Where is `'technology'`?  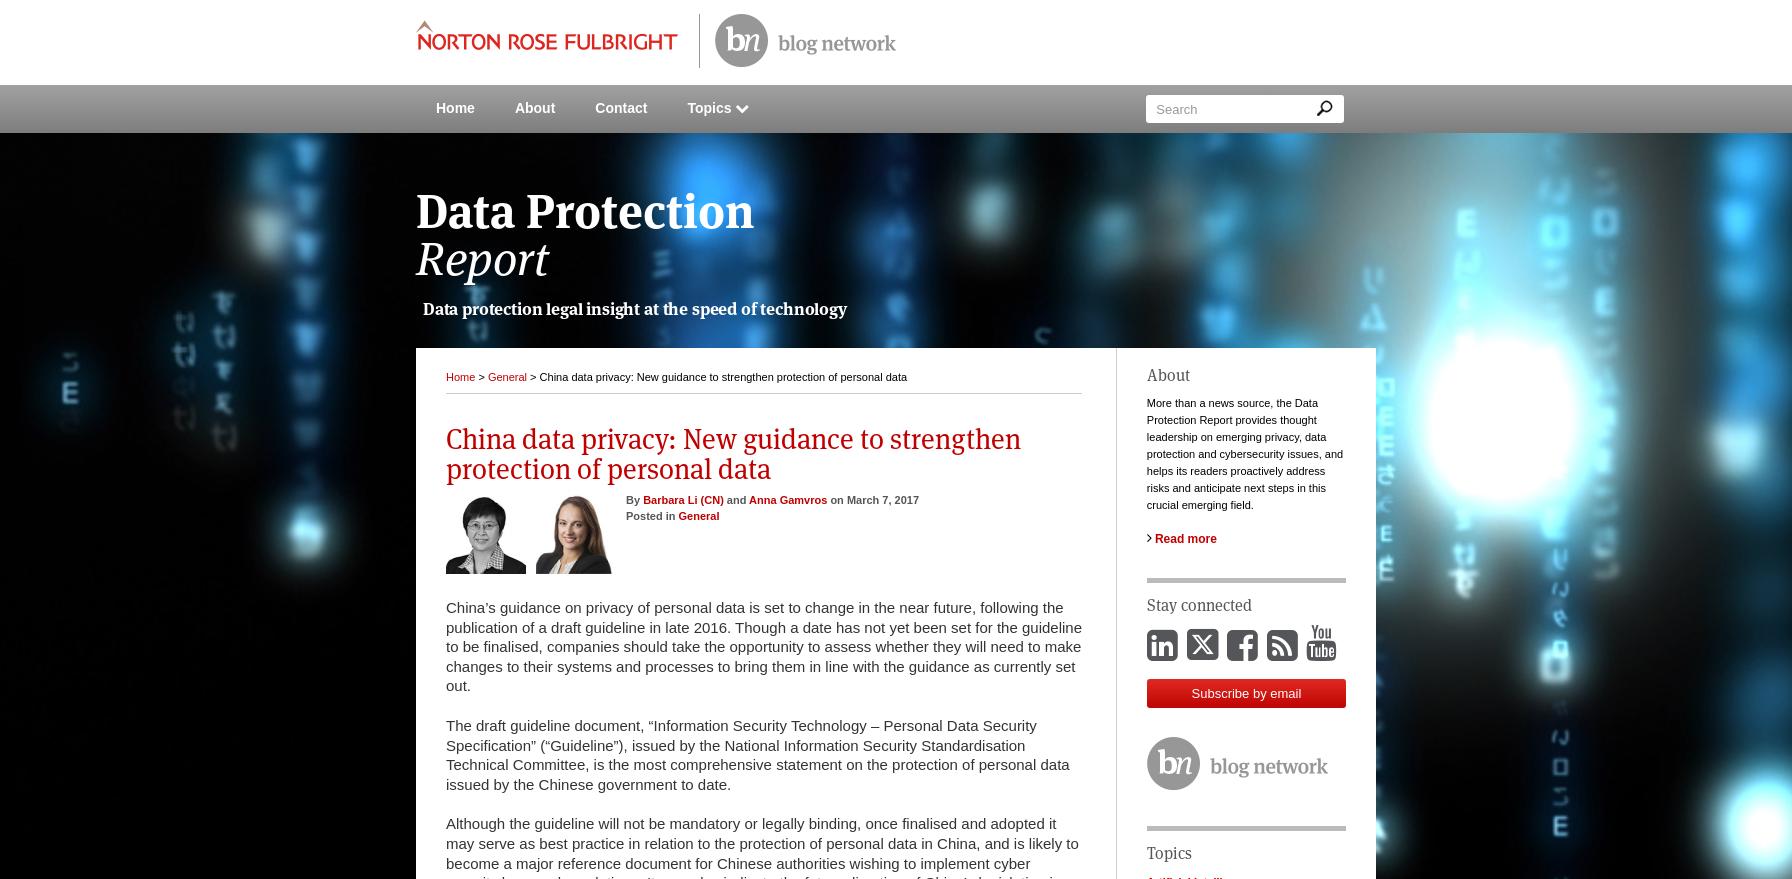 'technology' is located at coordinates (802, 308).